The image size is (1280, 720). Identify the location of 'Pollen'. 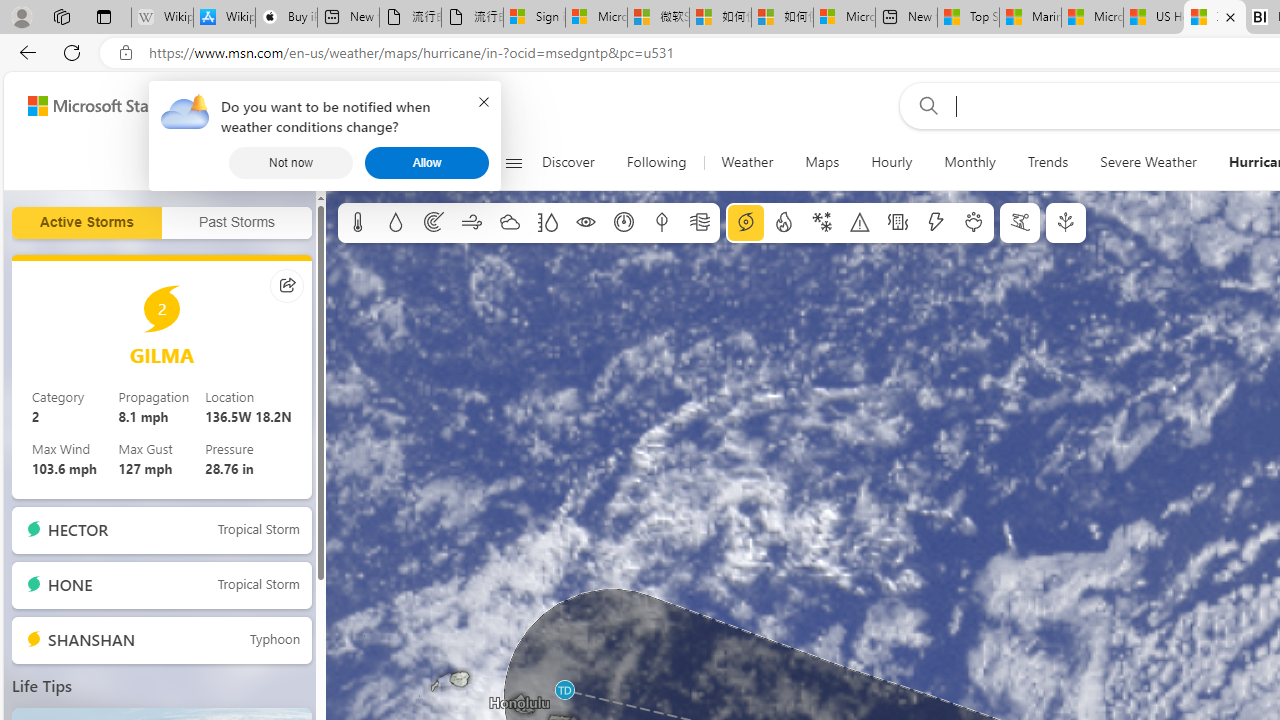
(974, 223).